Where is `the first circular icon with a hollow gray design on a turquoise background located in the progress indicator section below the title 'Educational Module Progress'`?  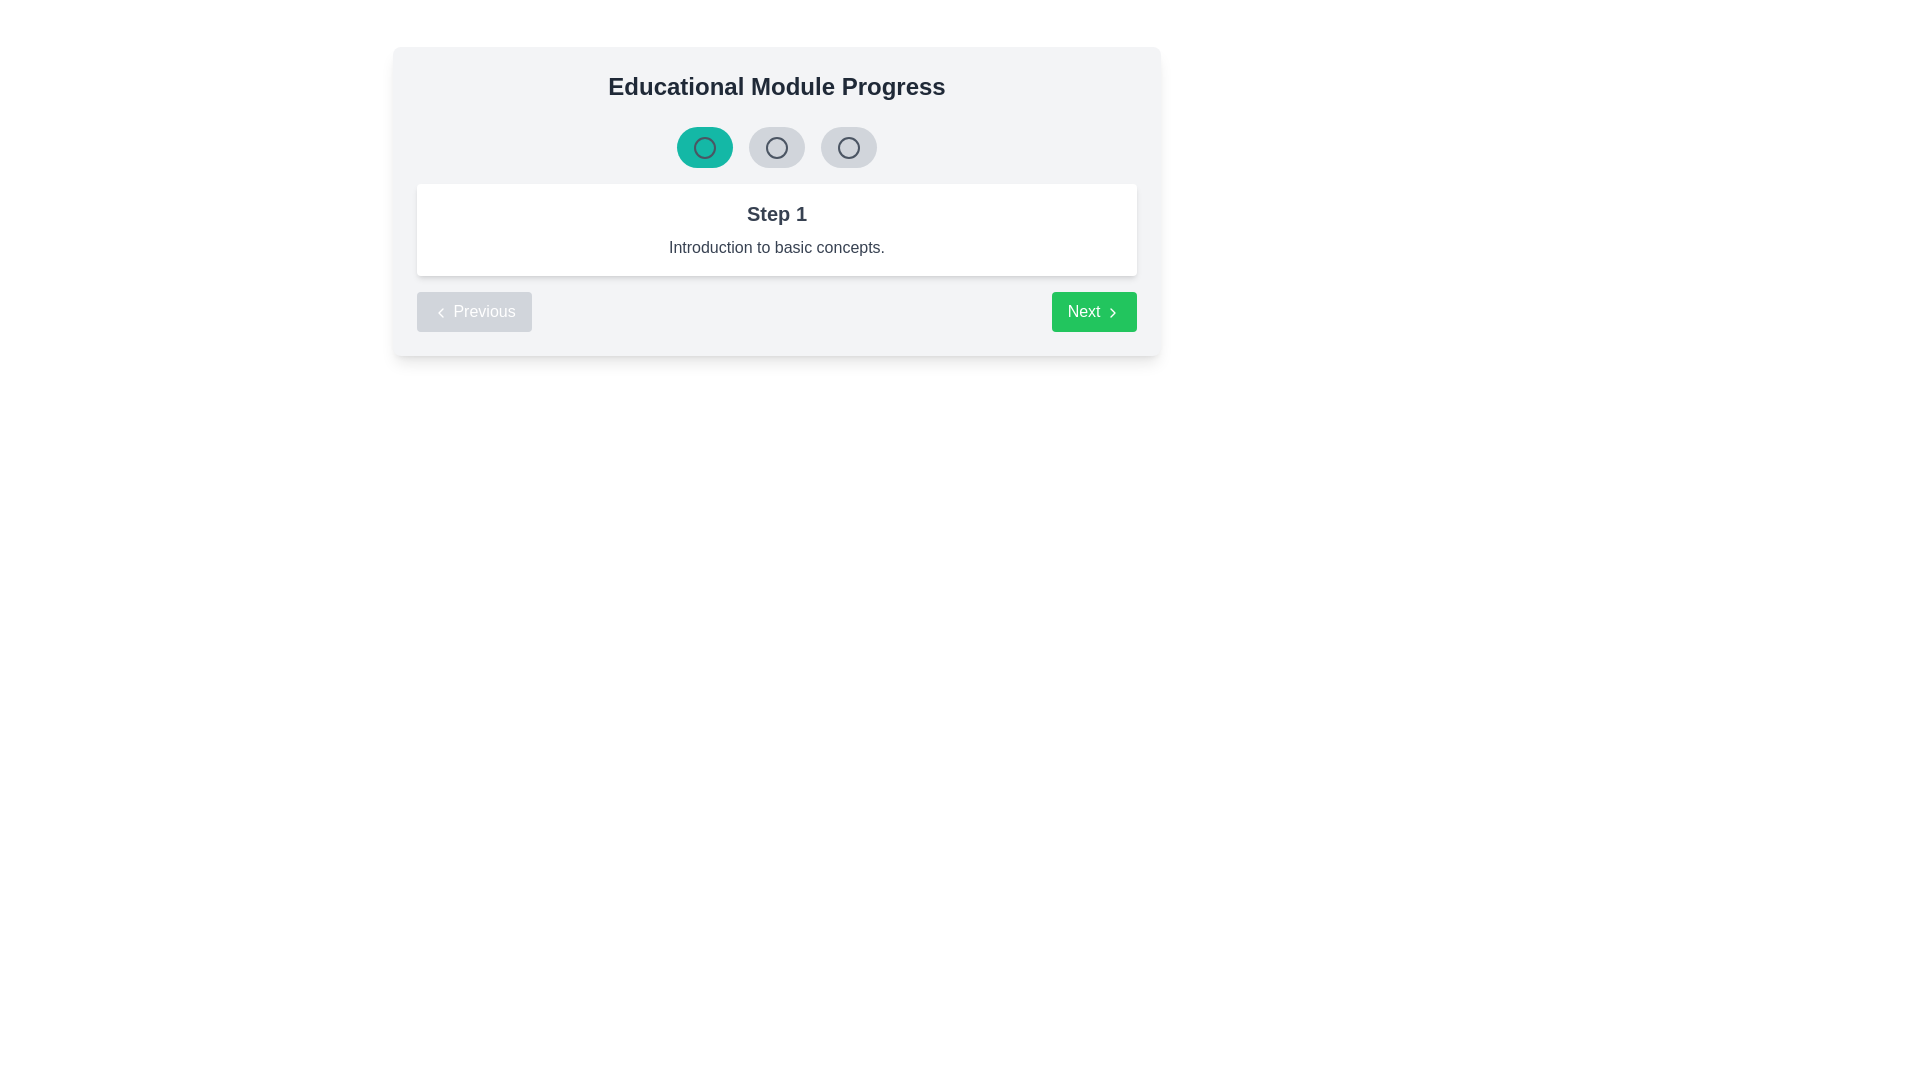 the first circular icon with a hollow gray design on a turquoise background located in the progress indicator section below the title 'Educational Module Progress' is located at coordinates (705, 145).